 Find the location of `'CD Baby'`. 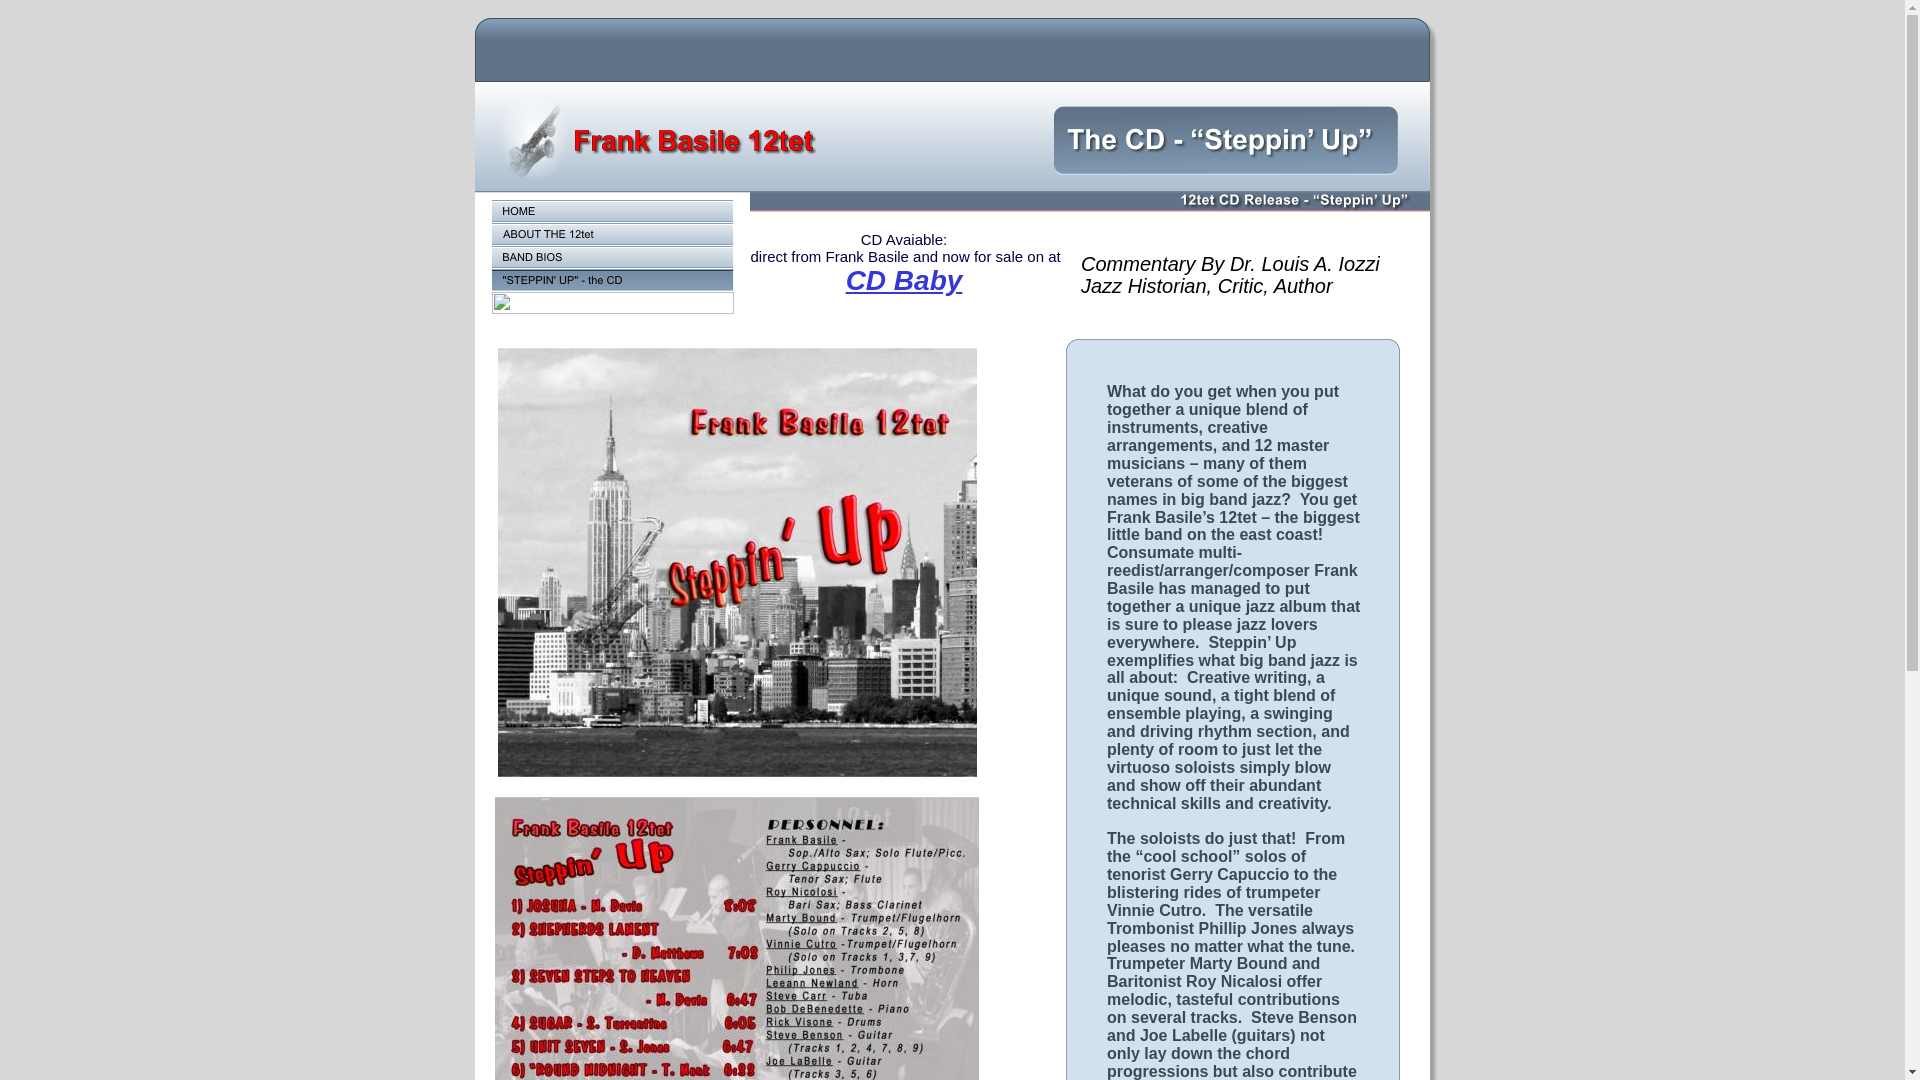

'CD Baby' is located at coordinates (903, 280).